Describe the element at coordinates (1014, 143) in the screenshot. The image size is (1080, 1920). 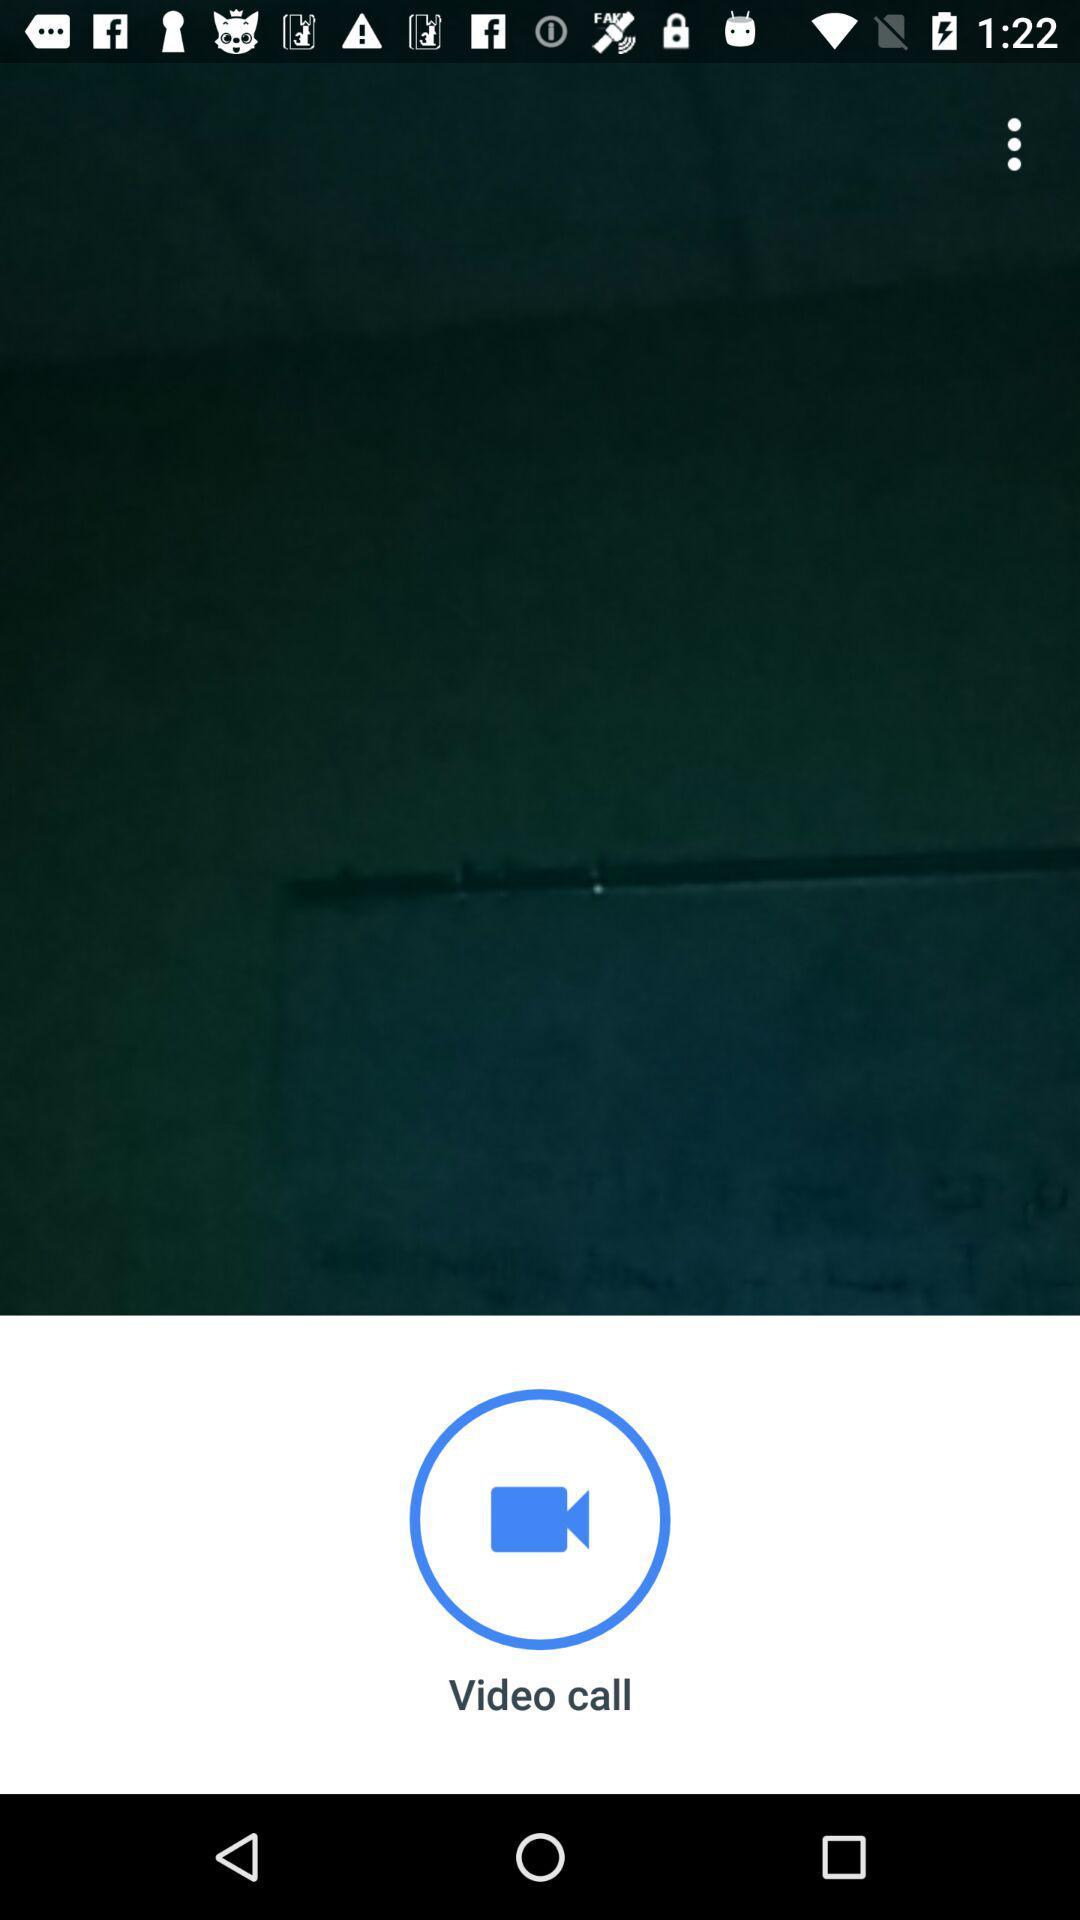
I see `the more icon` at that location.